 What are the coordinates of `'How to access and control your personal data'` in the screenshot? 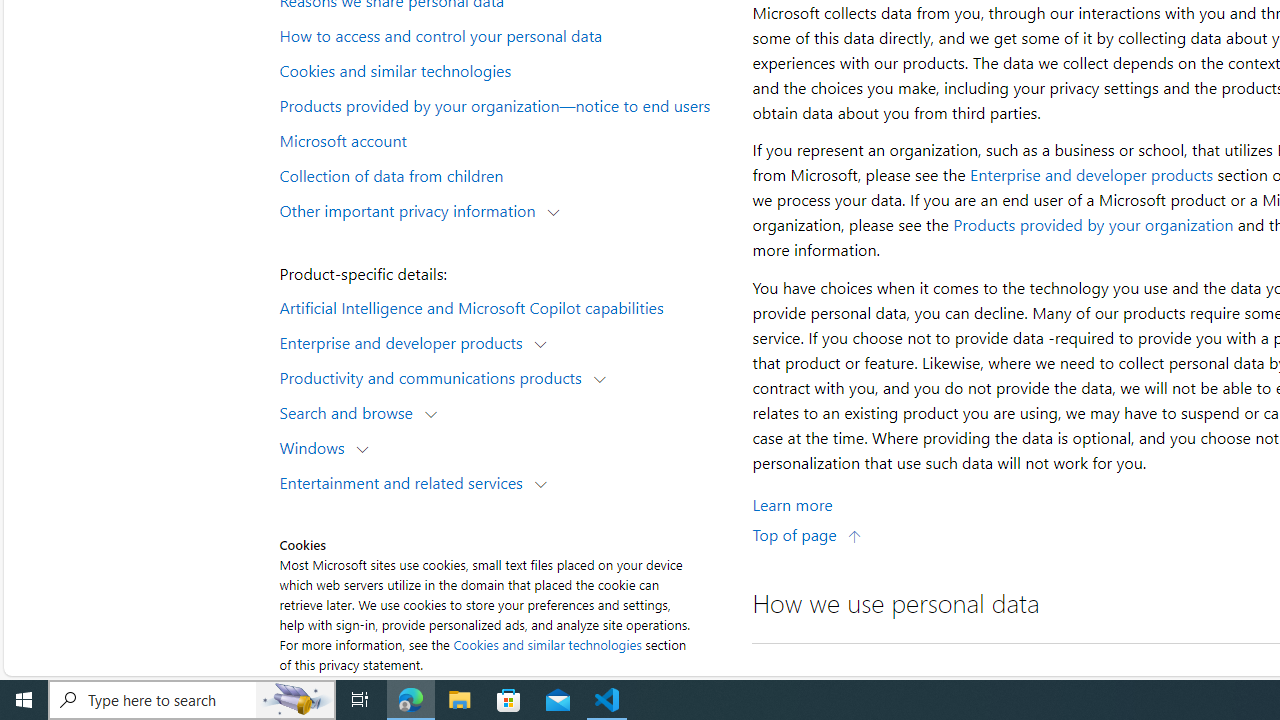 It's located at (504, 35).